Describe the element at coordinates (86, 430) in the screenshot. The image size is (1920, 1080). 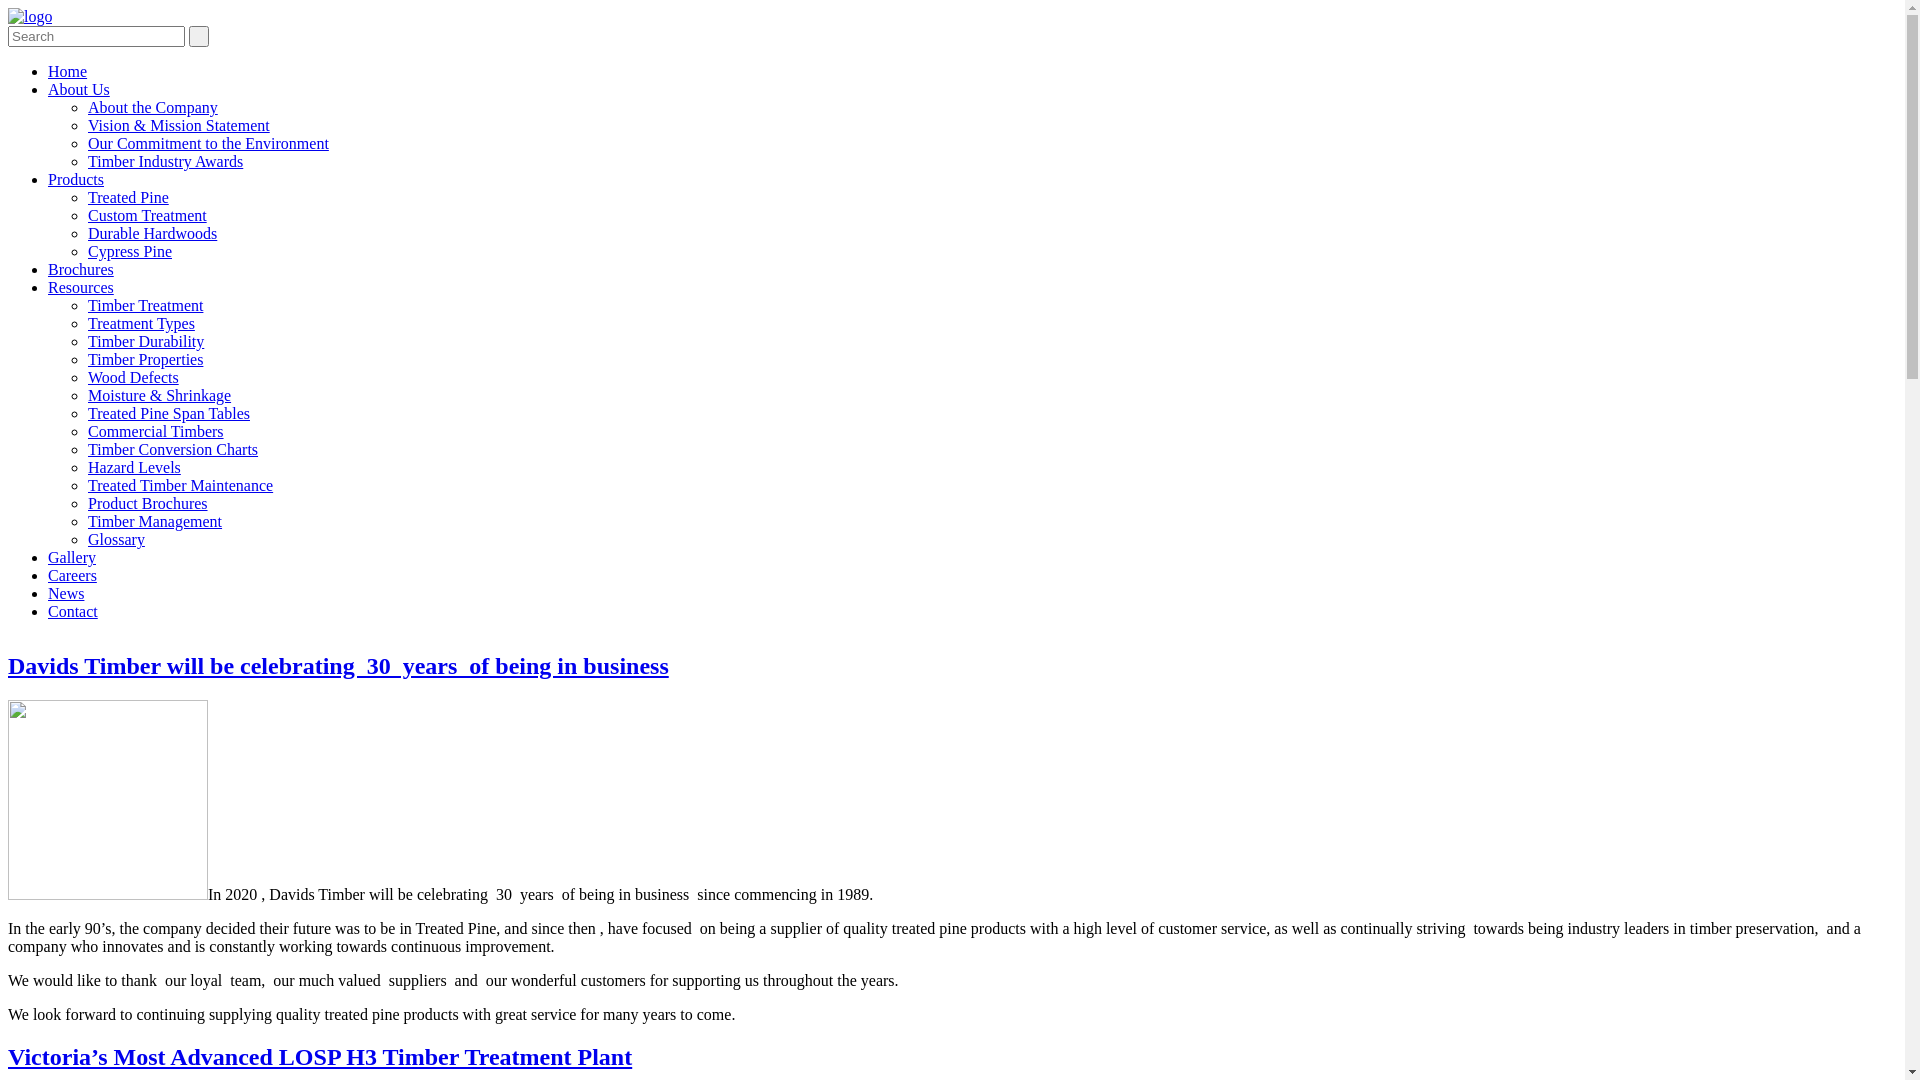
I see `'Commercial Timbers'` at that location.